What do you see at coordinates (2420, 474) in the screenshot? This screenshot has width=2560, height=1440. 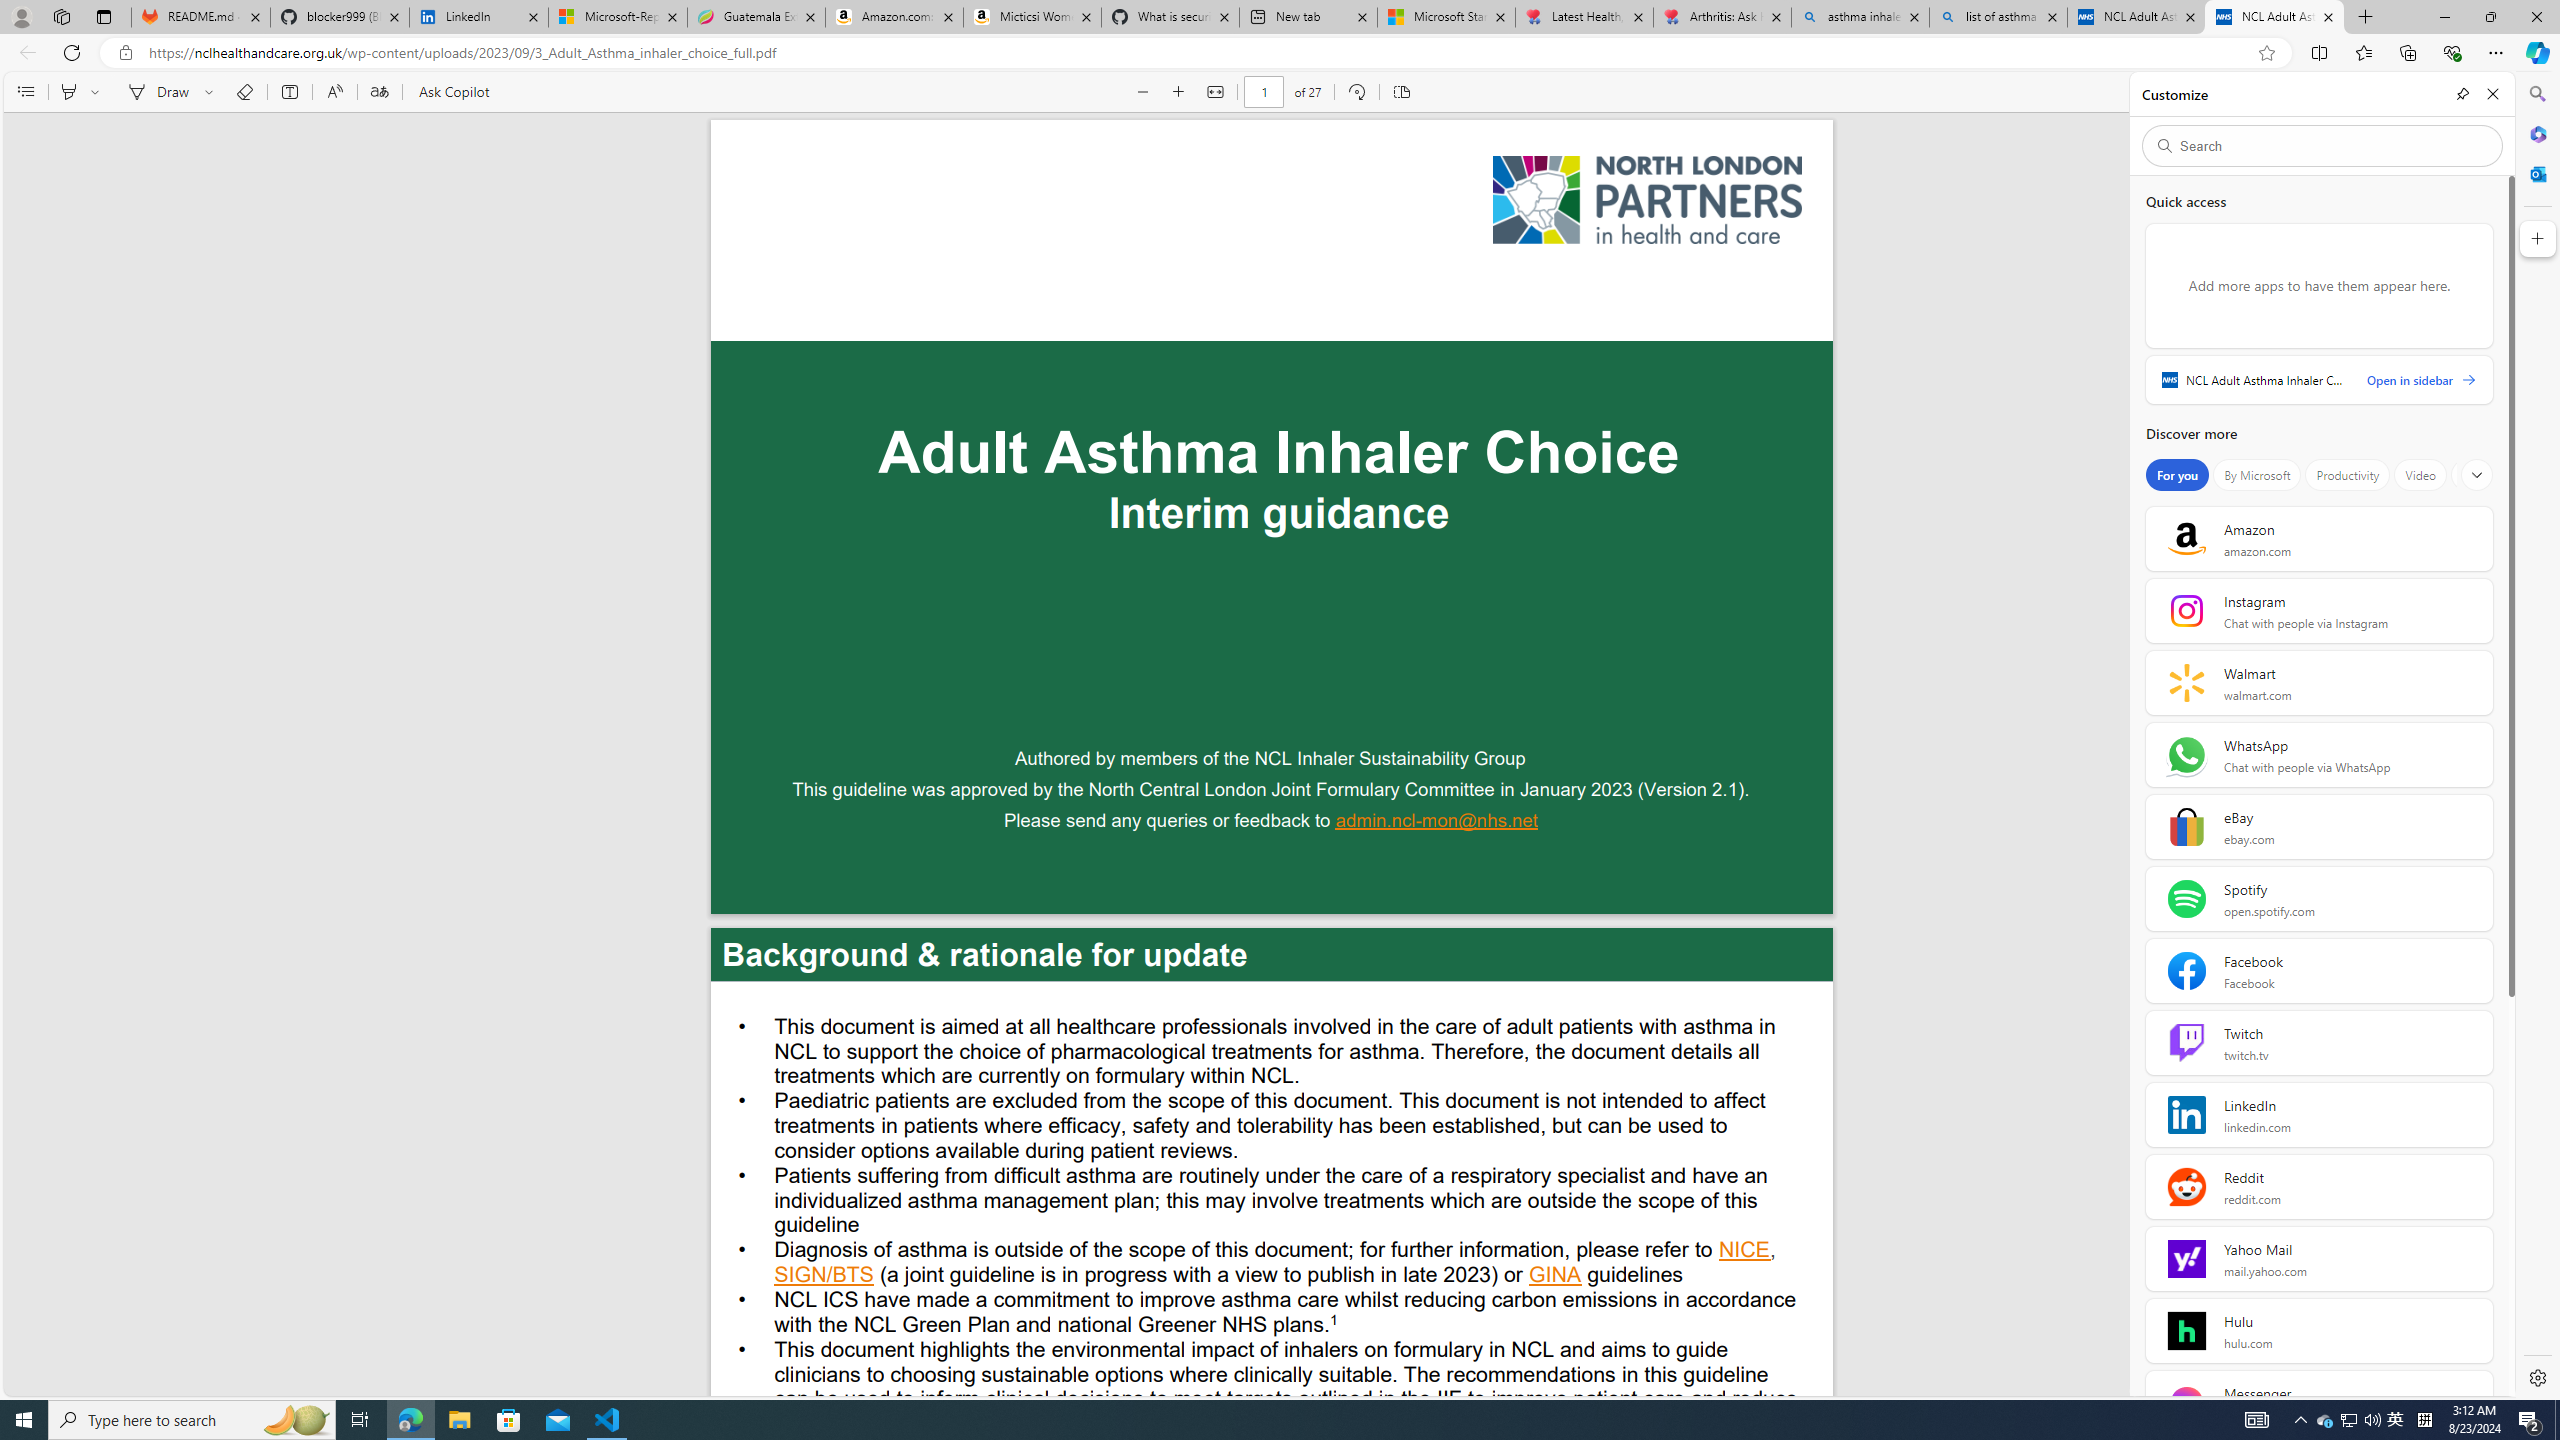 I see `'Video'` at bounding box center [2420, 474].